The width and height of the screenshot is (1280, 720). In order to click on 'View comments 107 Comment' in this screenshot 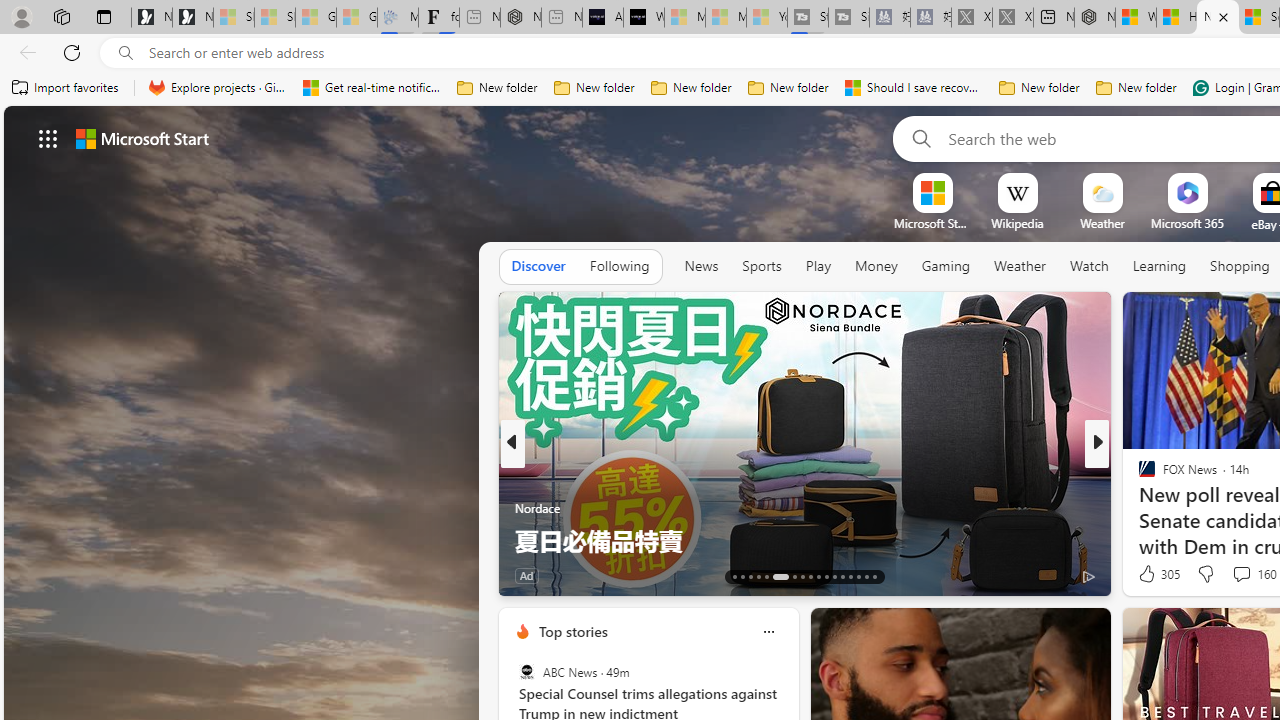, I will do `click(1234, 575)`.